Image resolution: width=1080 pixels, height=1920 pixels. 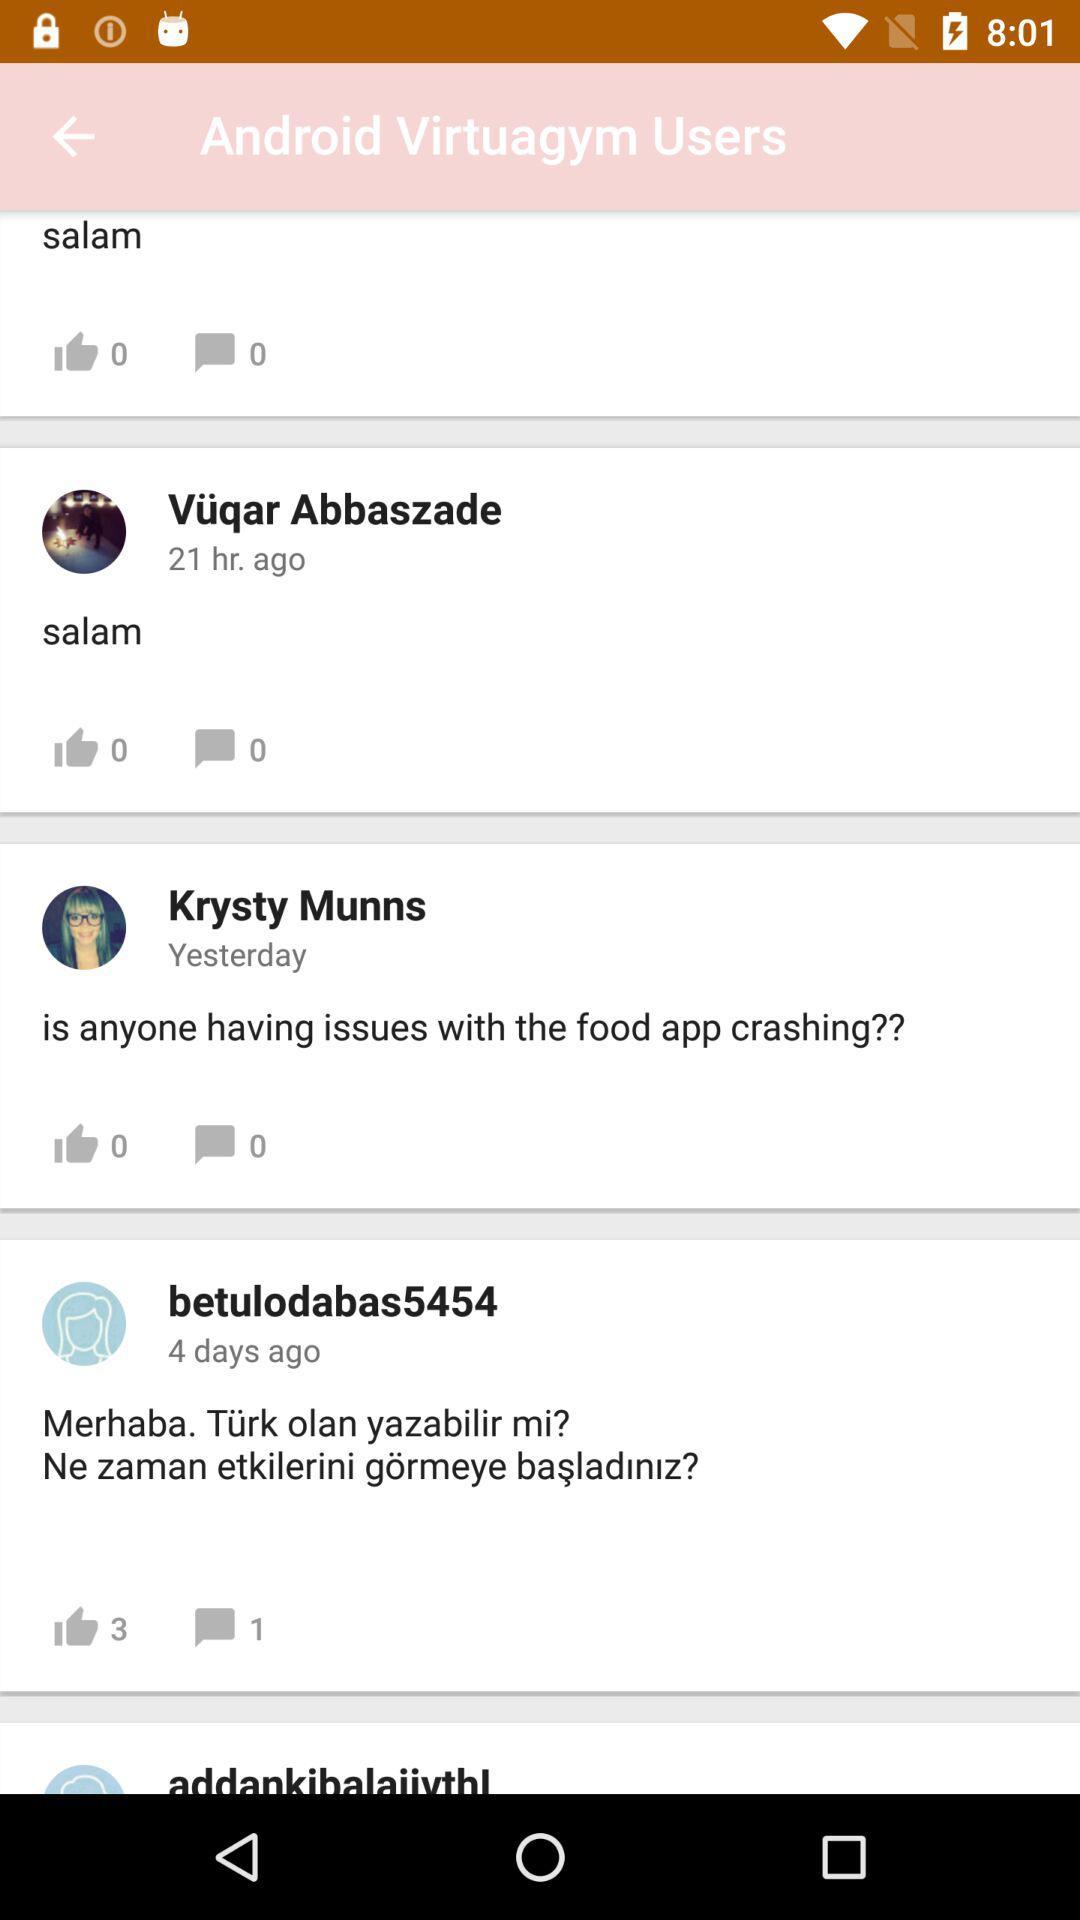 I want to click on is anyone having icon, so click(x=473, y=1026).